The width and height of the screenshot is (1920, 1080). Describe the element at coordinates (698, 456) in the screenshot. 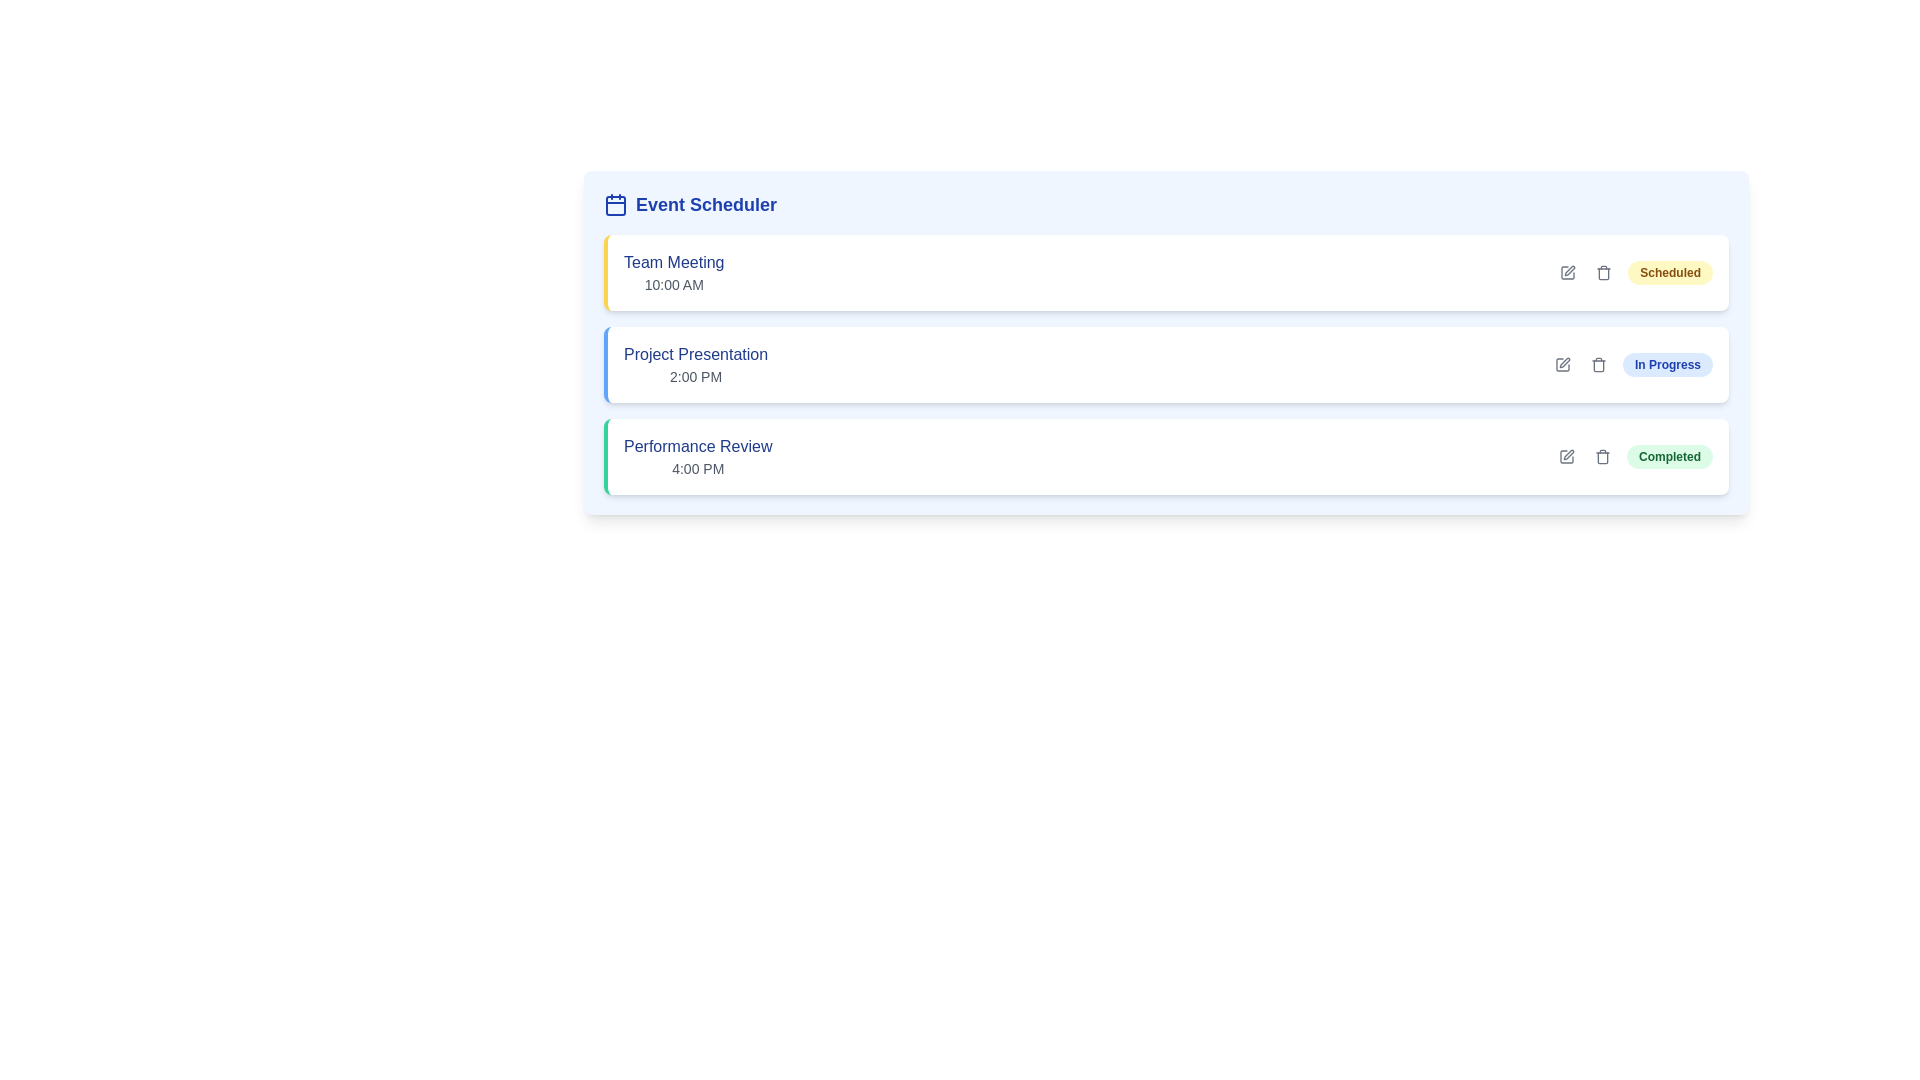

I see `text from the 'Performance Review' label, which is displayed in bold blue text with a subtitle '4:00 PM' beneath it in smaller gray text, located in the third row of the event schedule card layout` at that location.